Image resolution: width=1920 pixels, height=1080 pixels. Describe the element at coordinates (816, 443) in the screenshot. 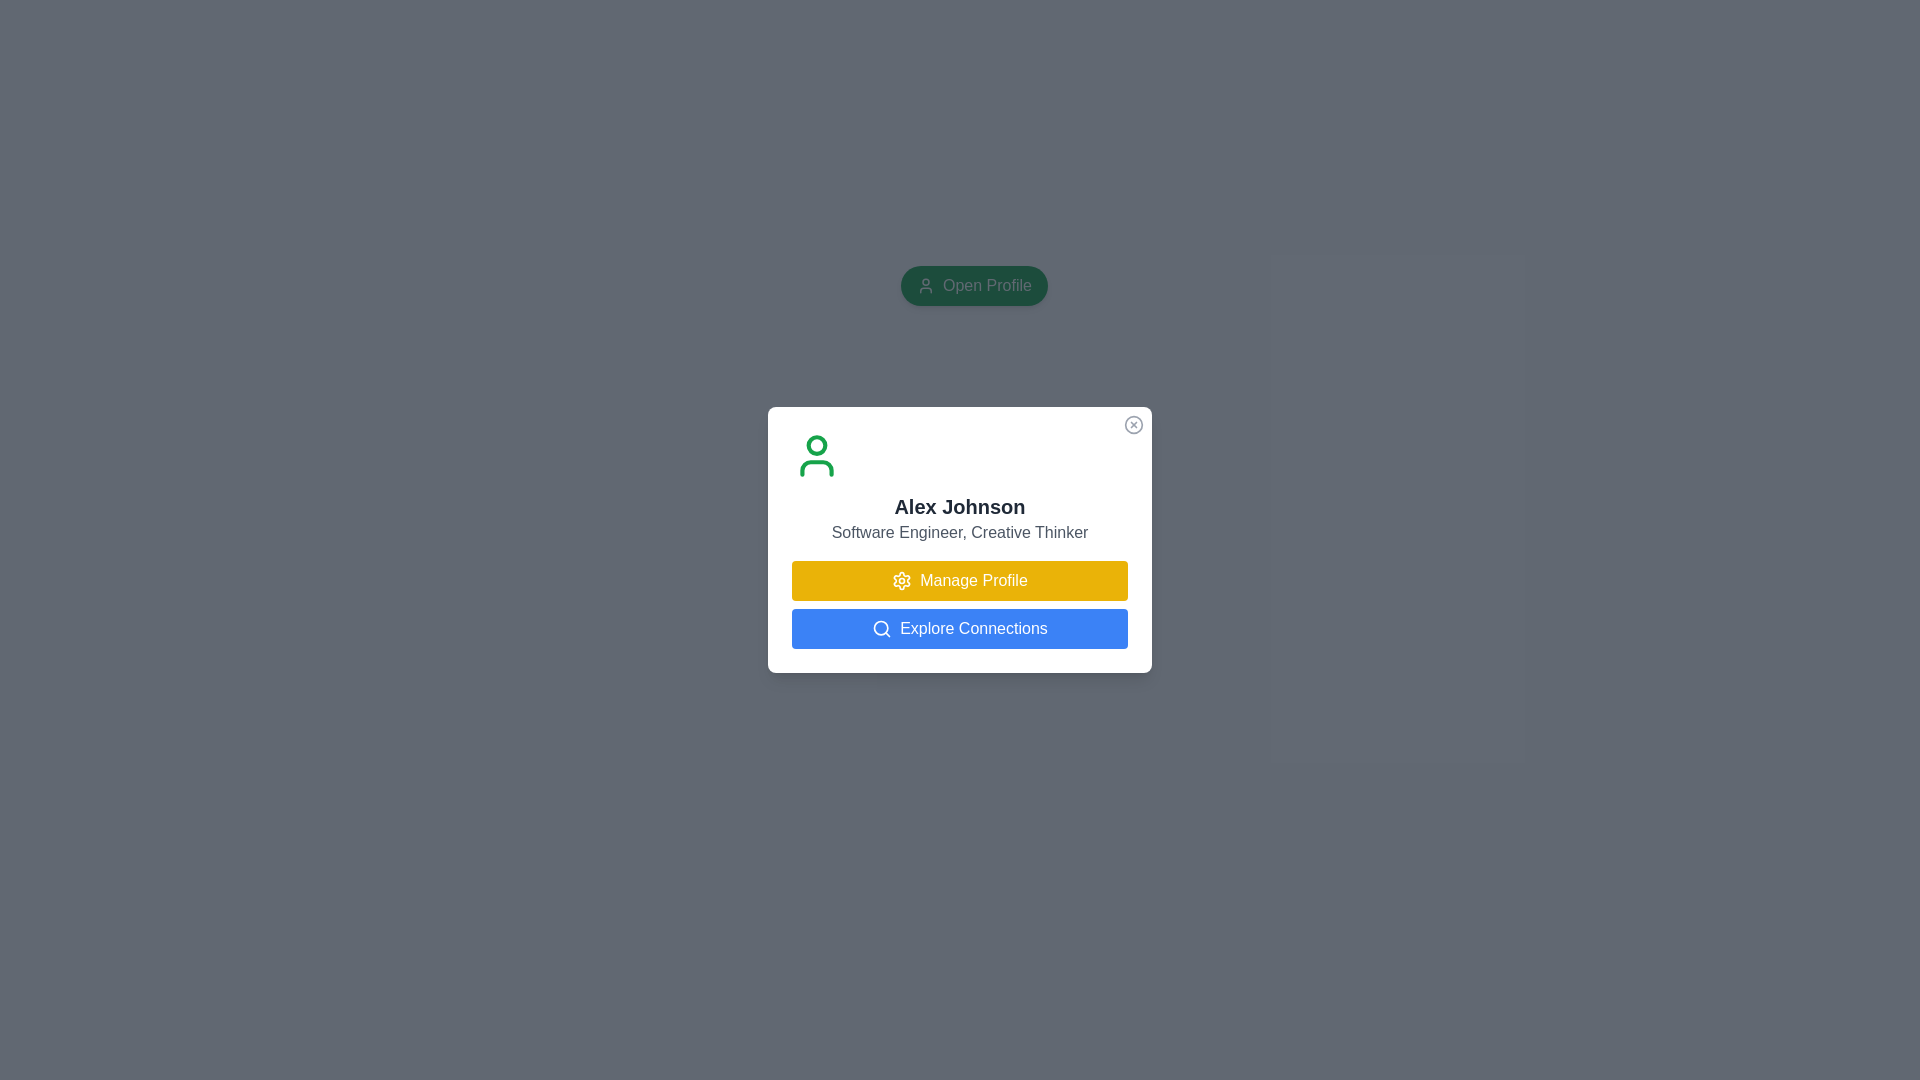

I see `the decorative graphical element located at the center of the user icon, which is part of a dialog box` at that location.